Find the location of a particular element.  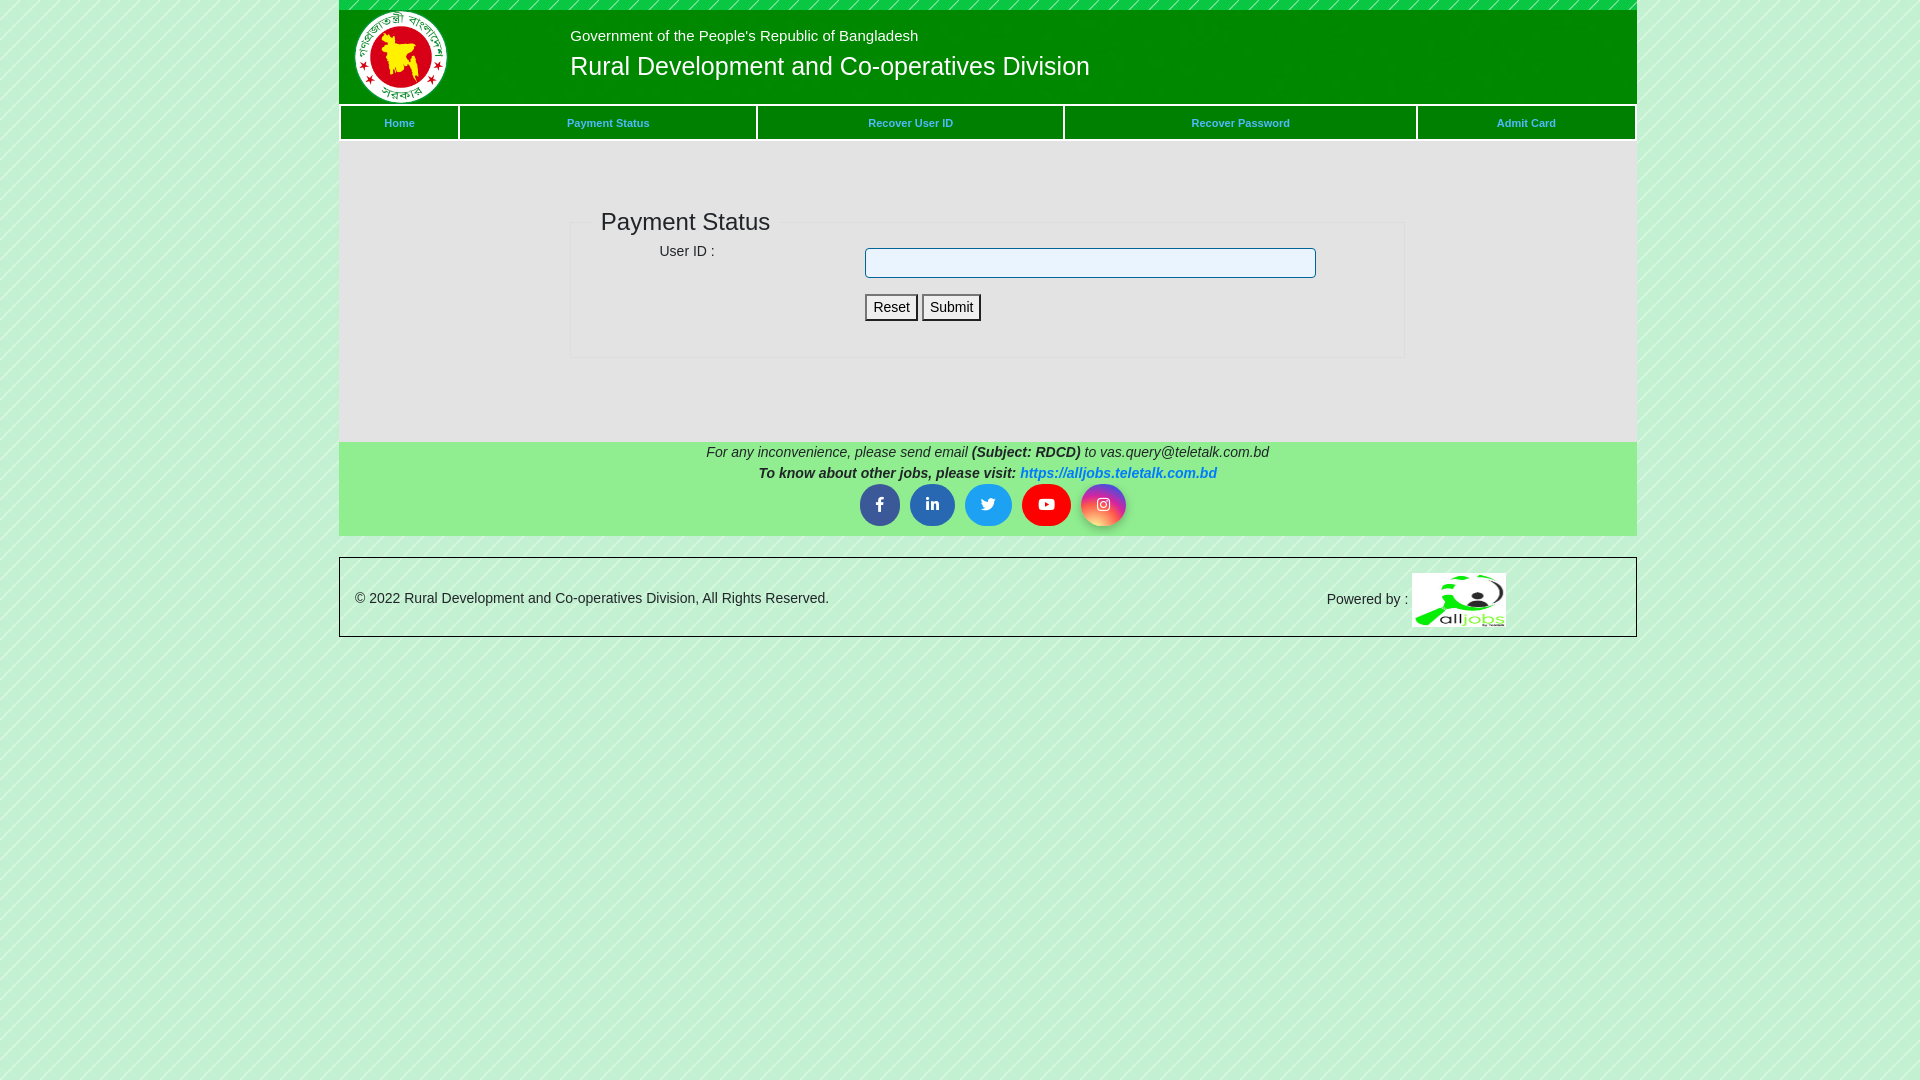

'https://alljobs.teletalk.com.bd' is located at coordinates (1117, 473).